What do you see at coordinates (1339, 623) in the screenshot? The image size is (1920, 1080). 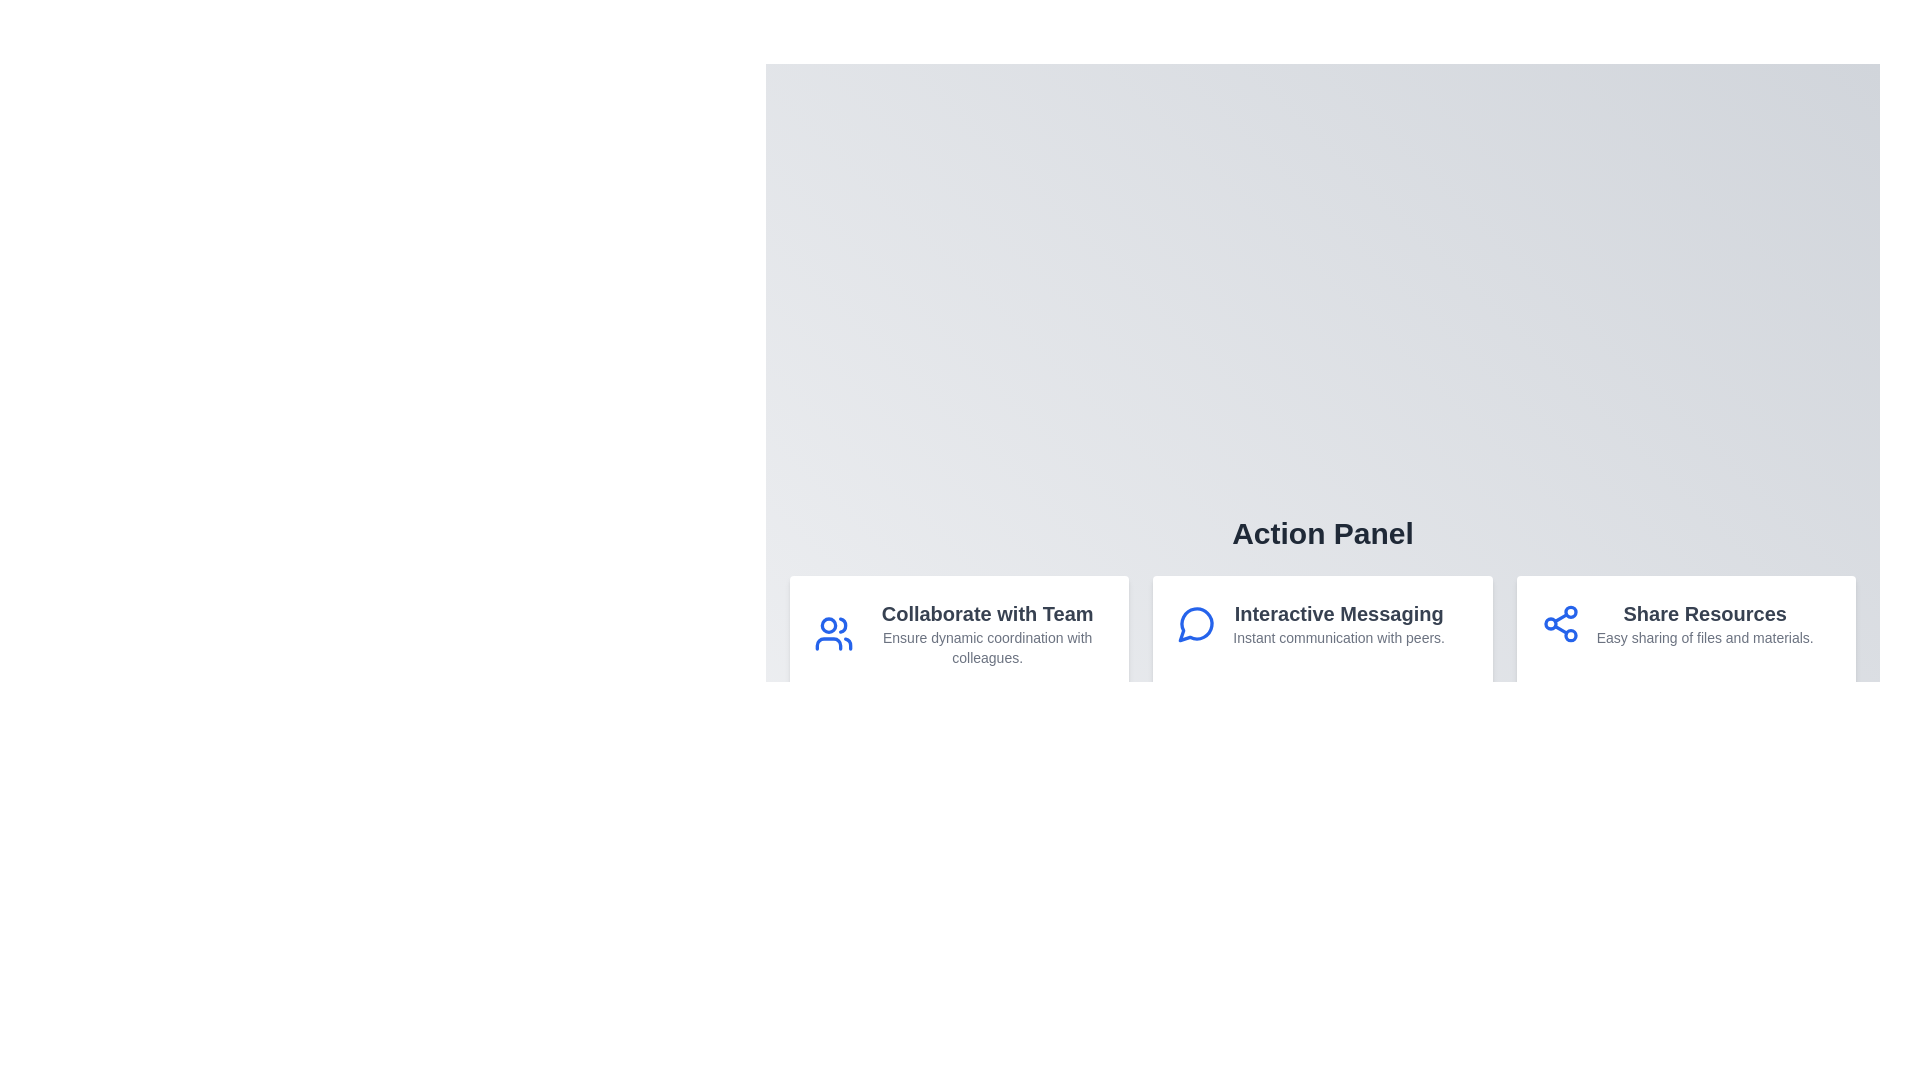 I see `the textual description block for the 'Interactive Messaging' feature, which is located in the central card among three horizontally aligned cards at the bottom of the action panel section` at bounding box center [1339, 623].